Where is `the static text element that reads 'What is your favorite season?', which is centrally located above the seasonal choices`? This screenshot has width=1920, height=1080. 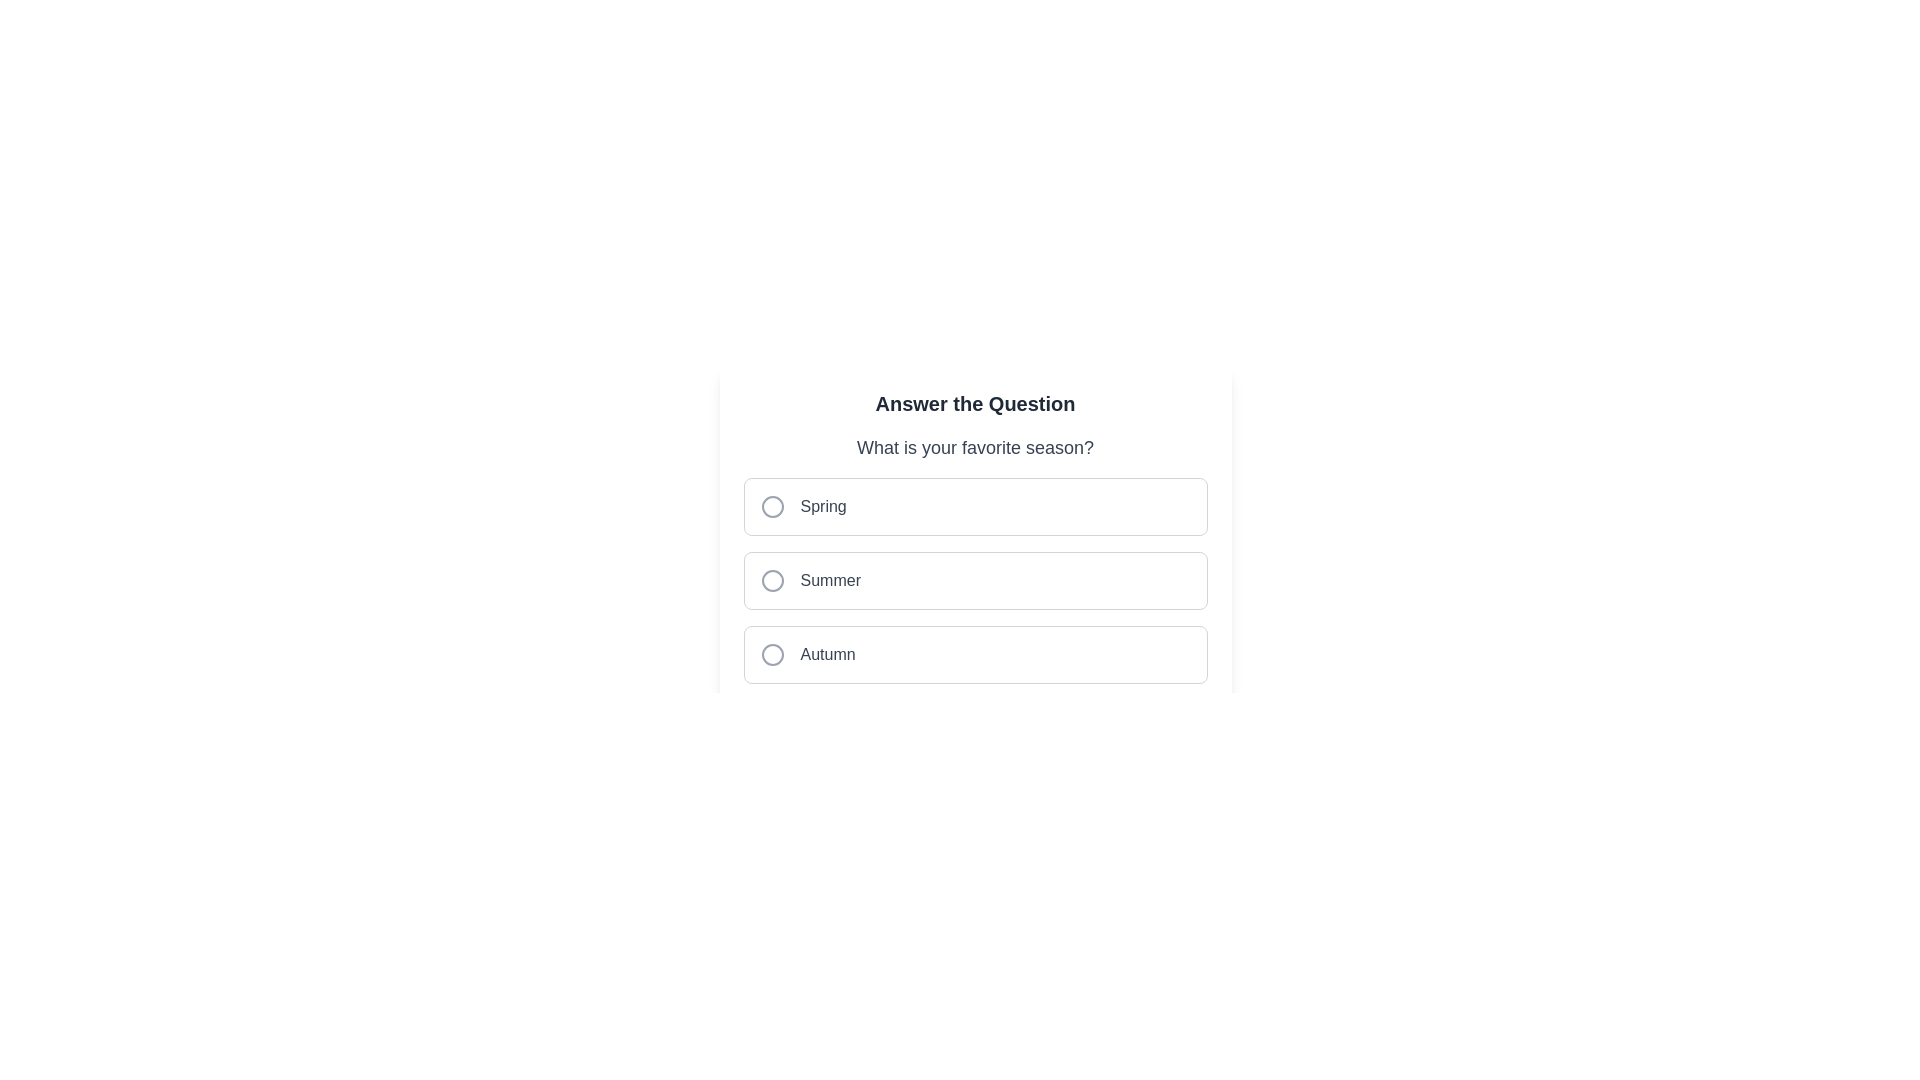
the static text element that reads 'What is your favorite season?', which is centrally located above the seasonal choices is located at coordinates (975, 446).